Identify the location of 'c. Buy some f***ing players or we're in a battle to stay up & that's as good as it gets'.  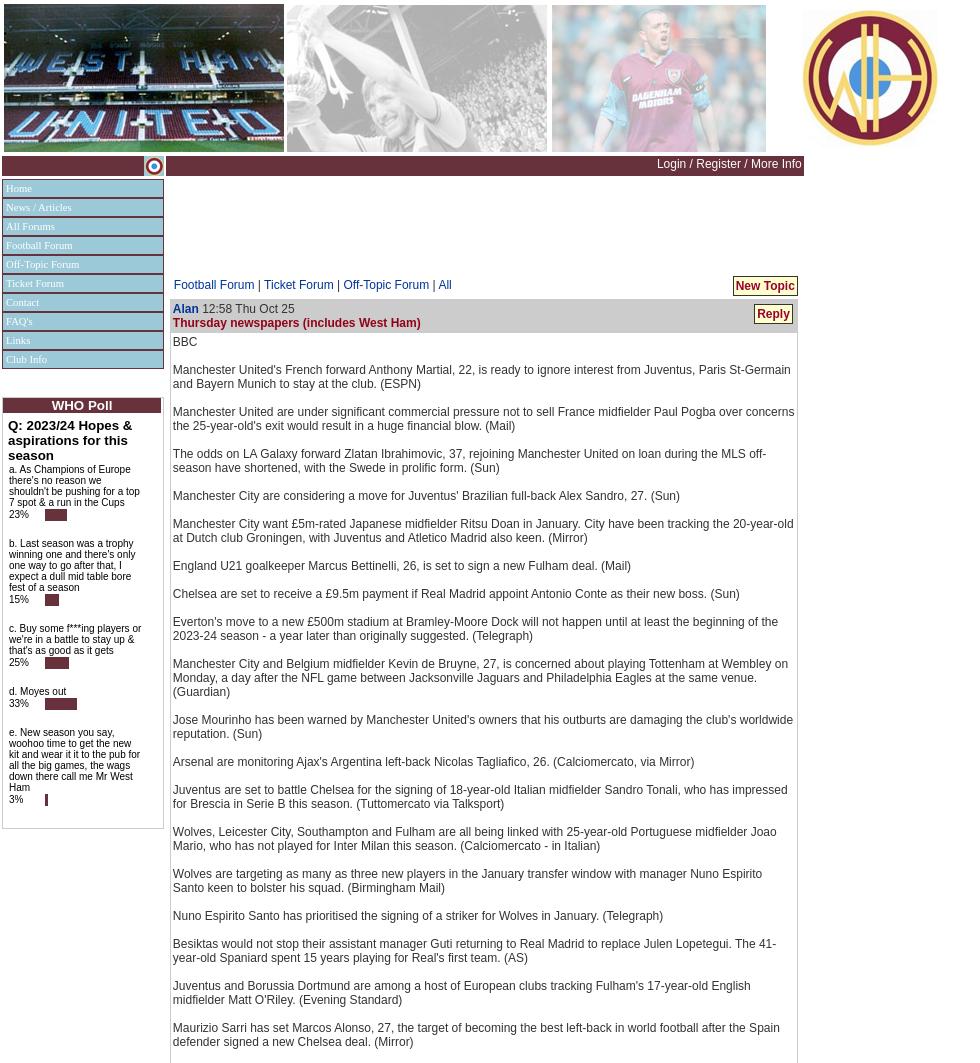
(74, 638).